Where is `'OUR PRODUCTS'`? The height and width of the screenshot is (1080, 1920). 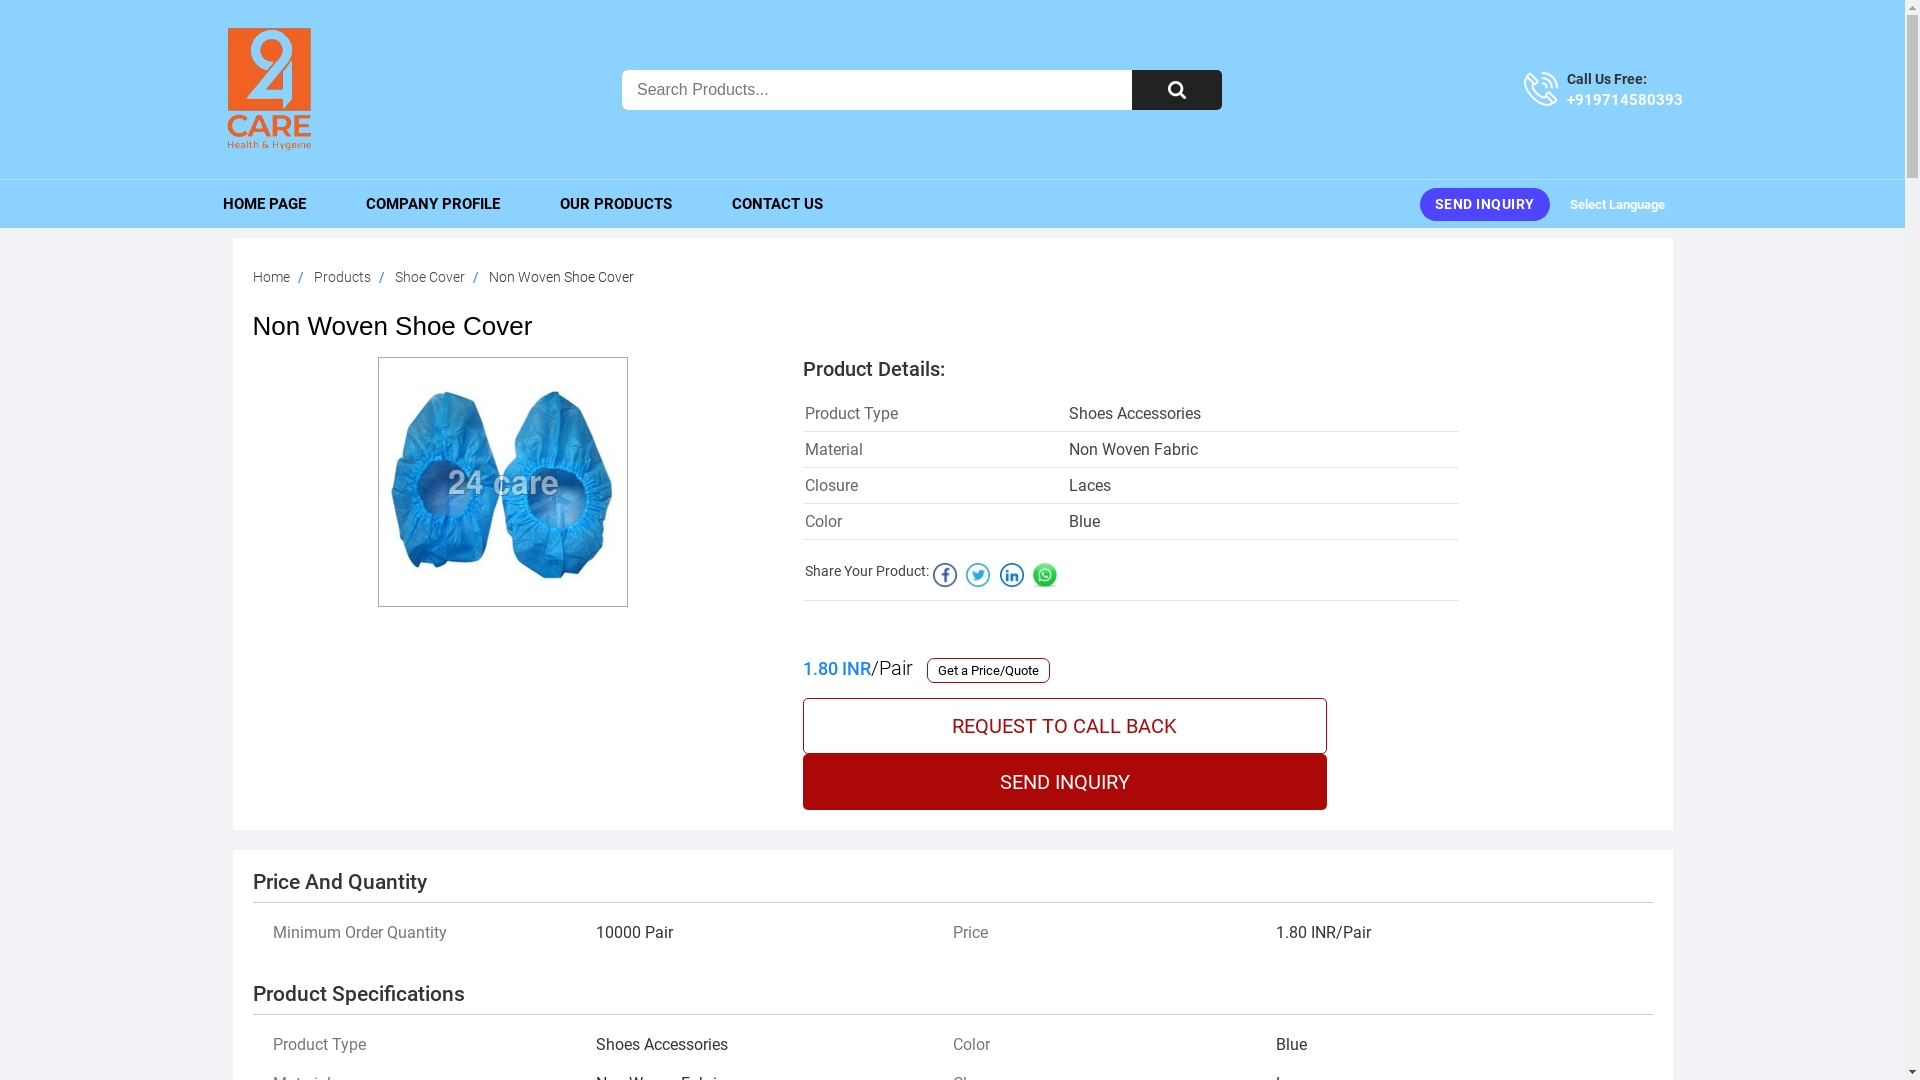
'OUR PRODUCTS' is located at coordinates (614, 204).